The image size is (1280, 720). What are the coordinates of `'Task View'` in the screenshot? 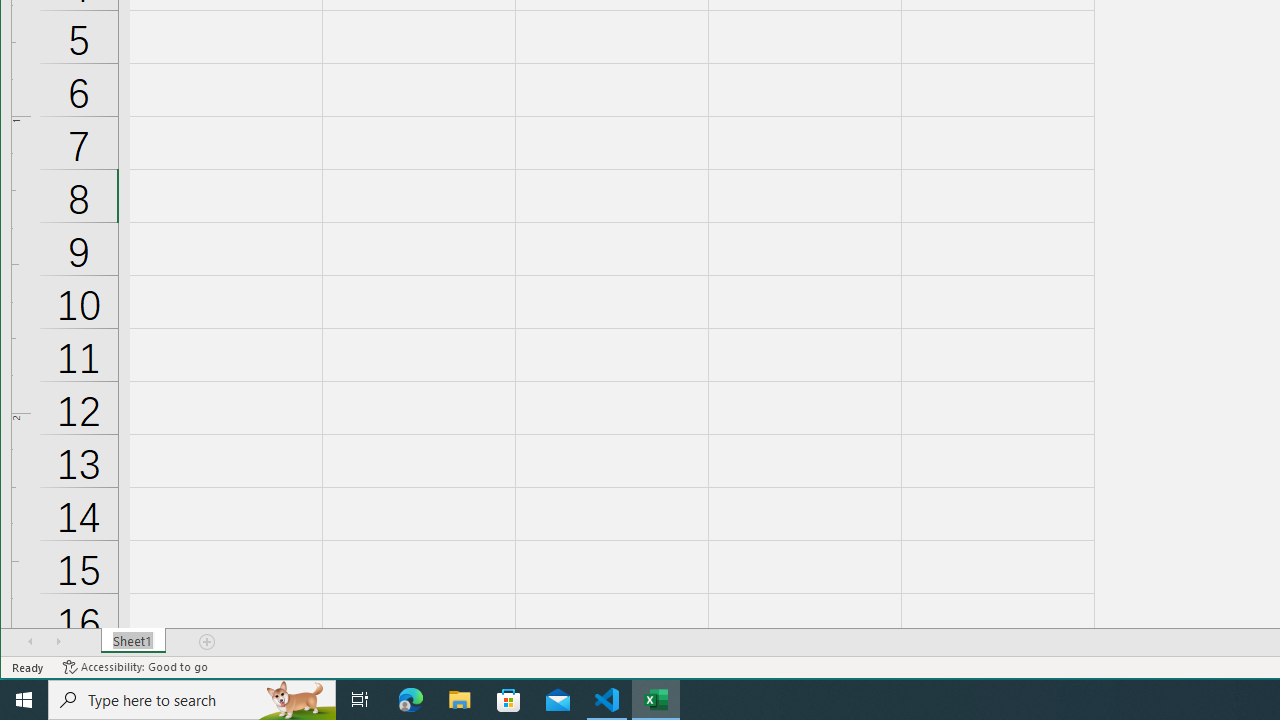 It's located at (359, 698).